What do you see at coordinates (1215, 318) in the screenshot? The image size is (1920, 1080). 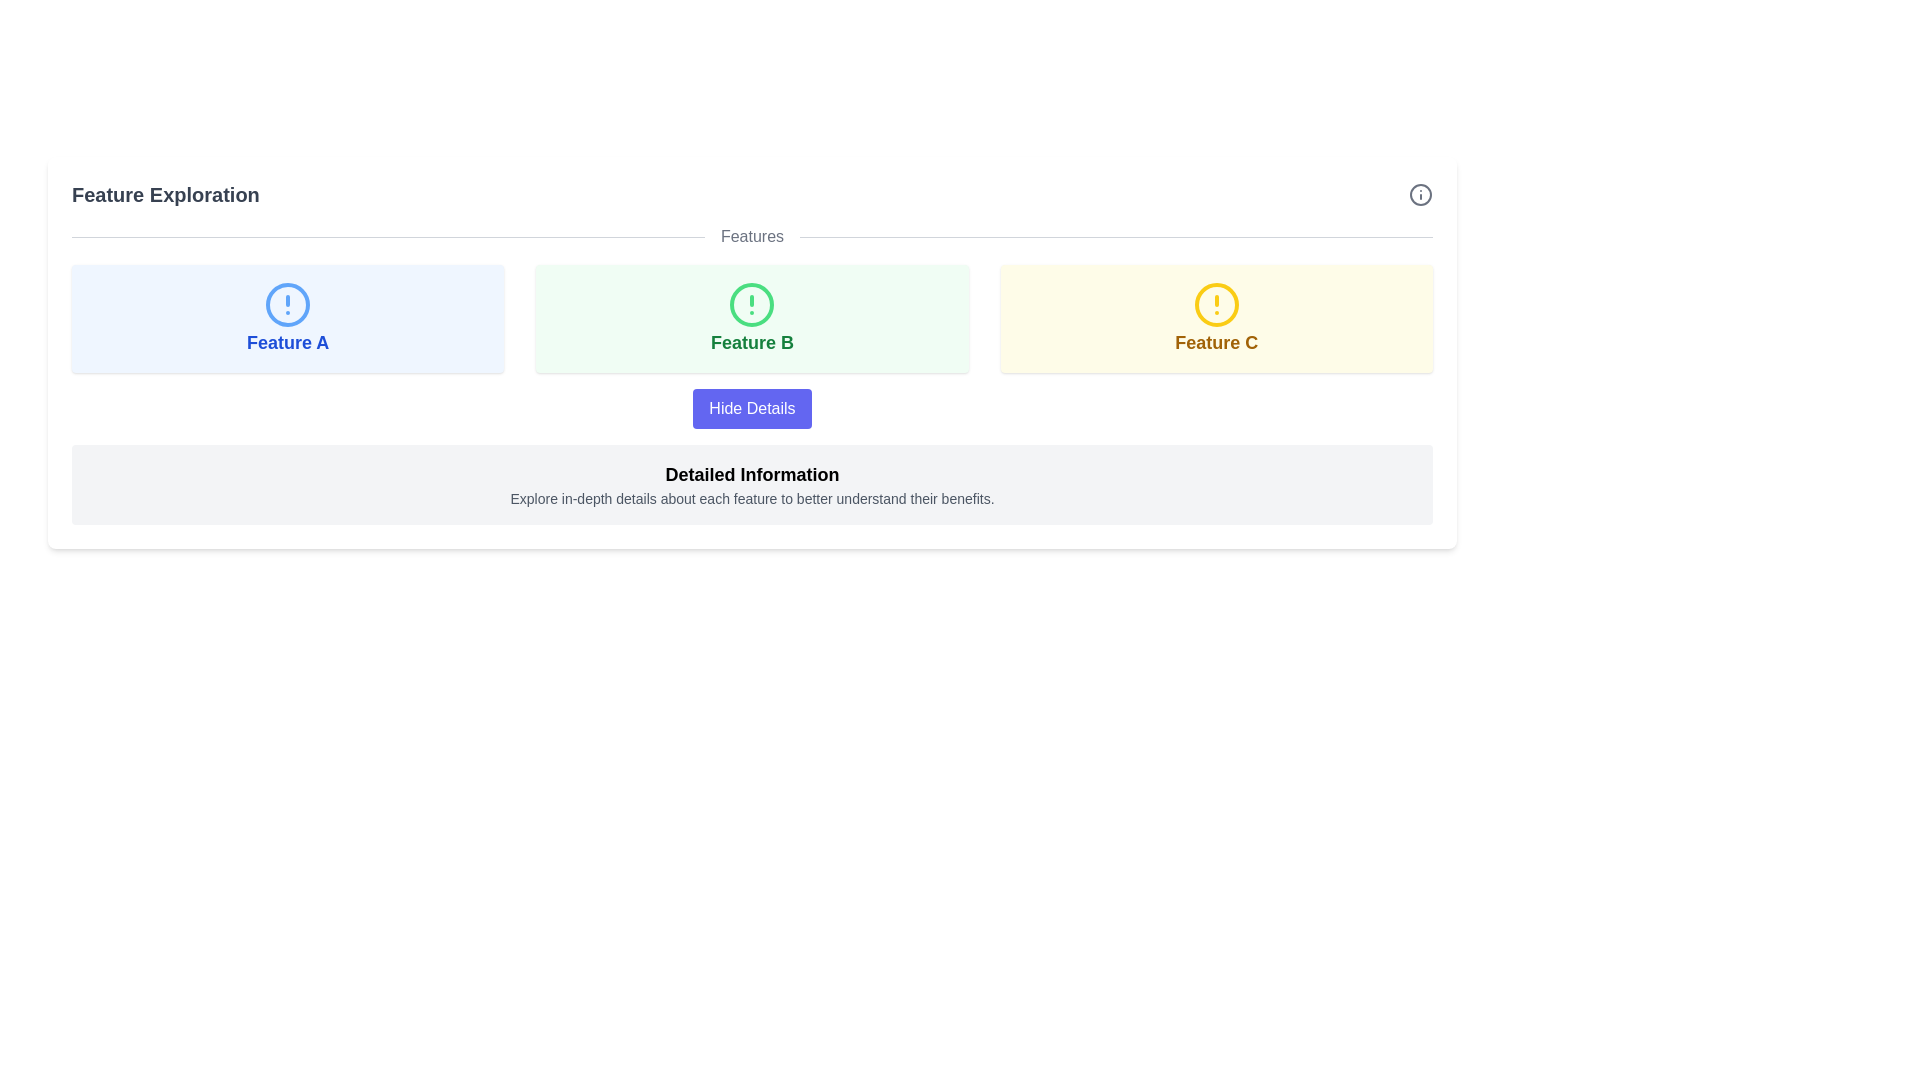 I see `the Feature card labeled 'Feature C' which has a pale yellow background and is the third element in a row of three features` at bounding box center [1215, 318].